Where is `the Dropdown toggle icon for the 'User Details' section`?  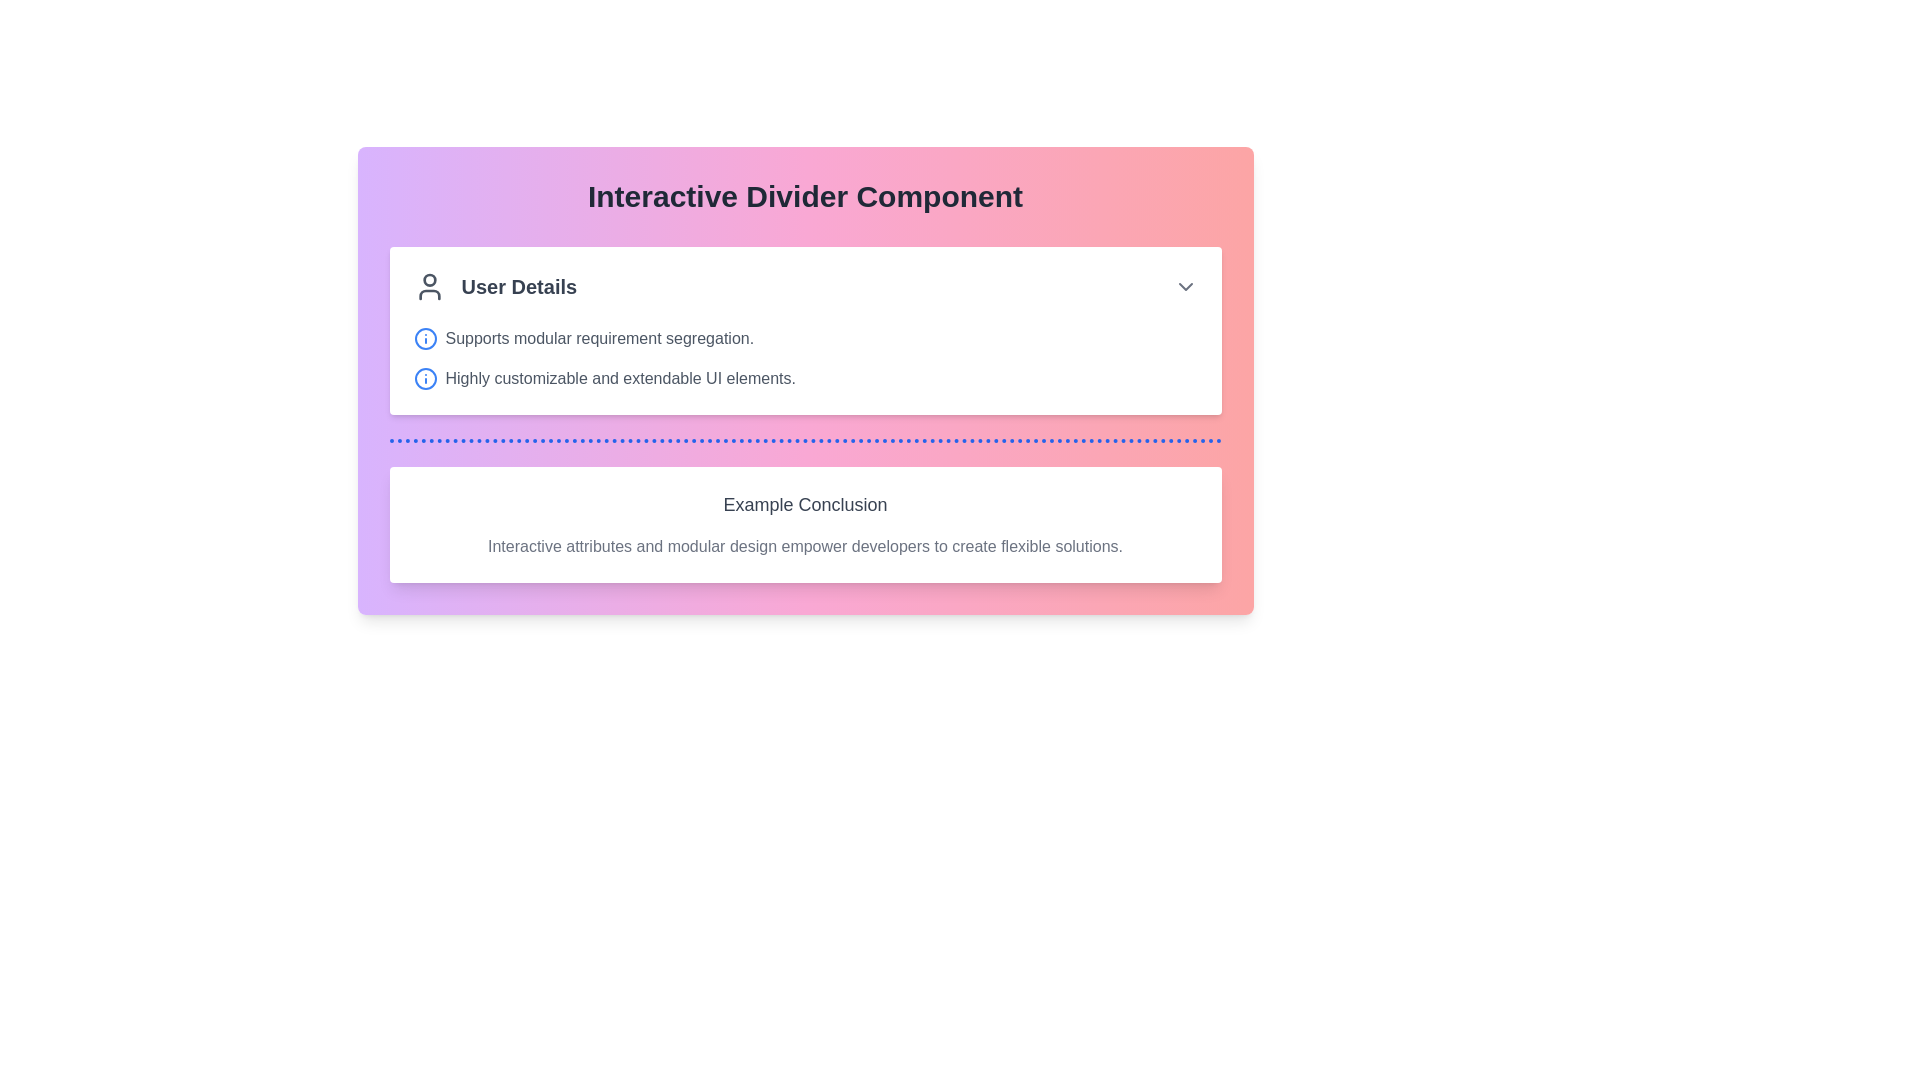
the Dropdown toggle icon for the 'User Details' section is located at coordinates (1185, 286).